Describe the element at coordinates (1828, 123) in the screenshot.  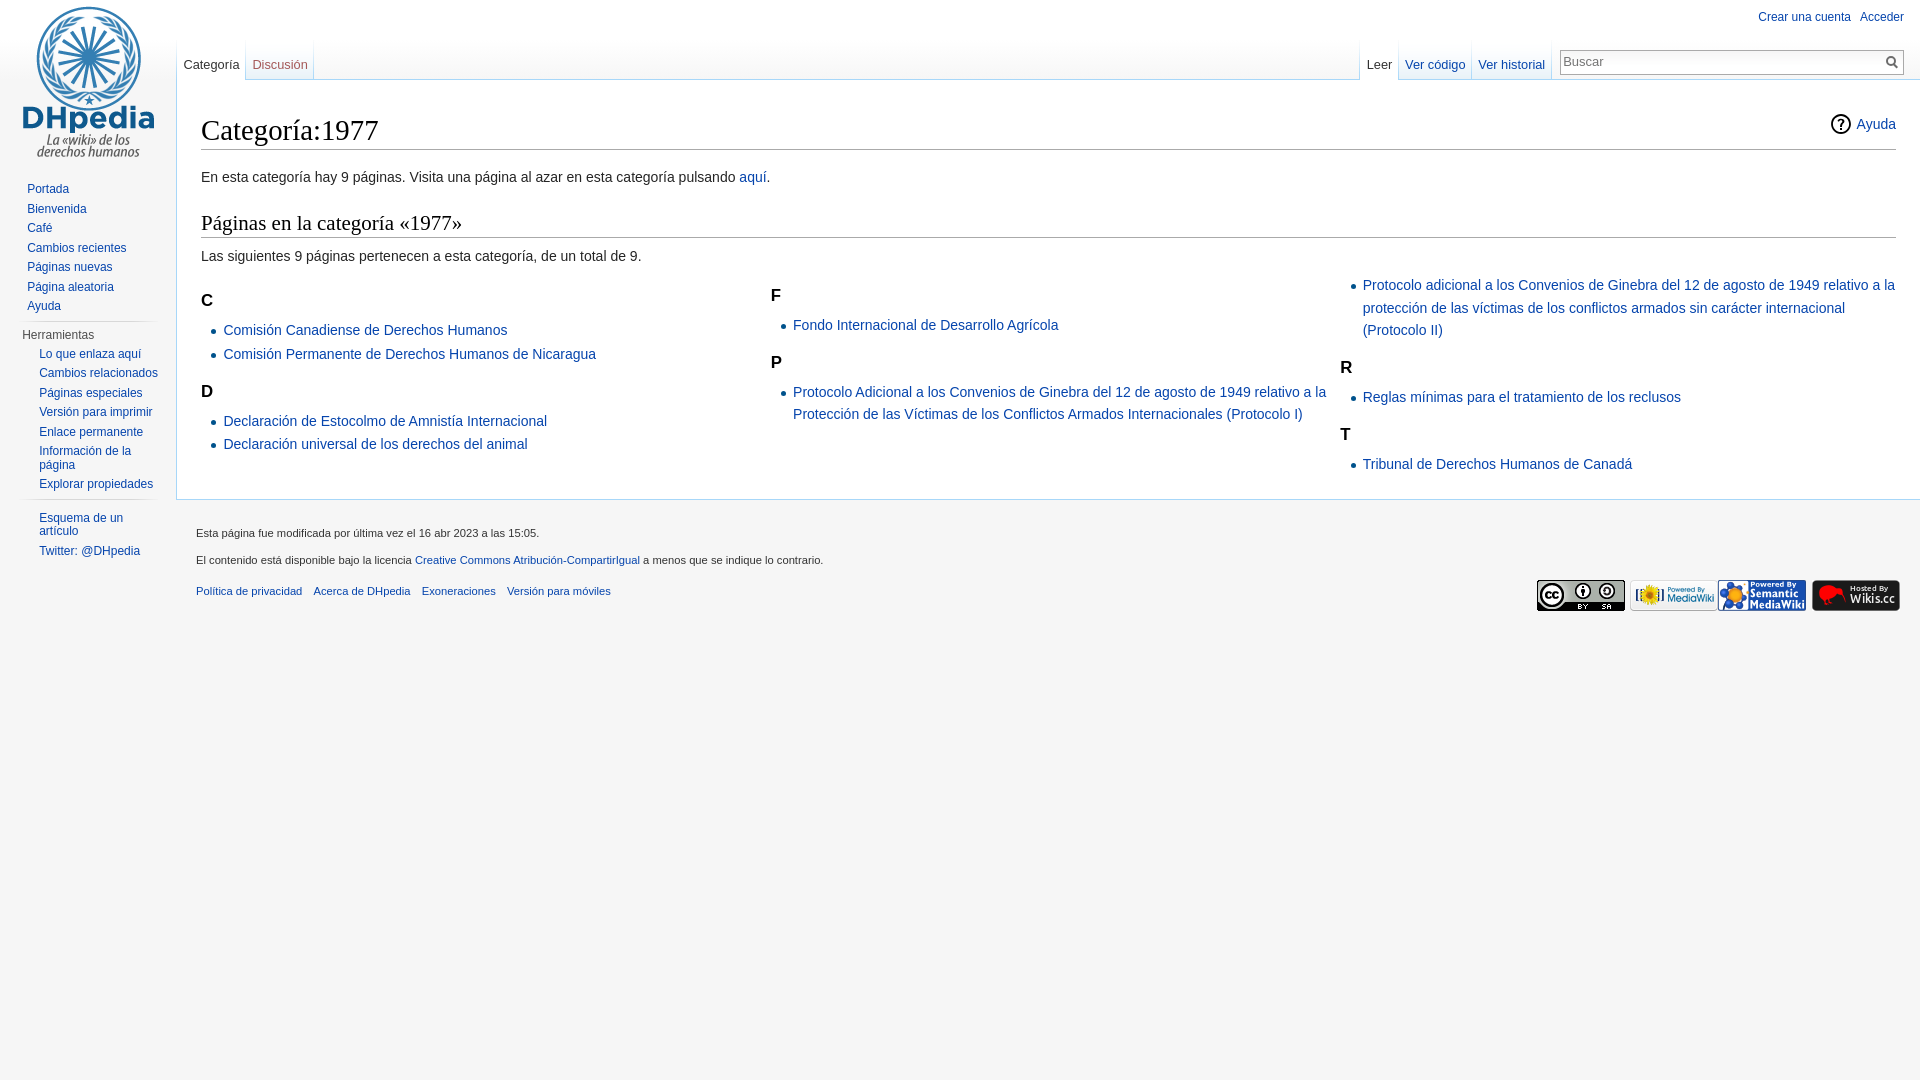
I see `'Ayuda'` at that location.